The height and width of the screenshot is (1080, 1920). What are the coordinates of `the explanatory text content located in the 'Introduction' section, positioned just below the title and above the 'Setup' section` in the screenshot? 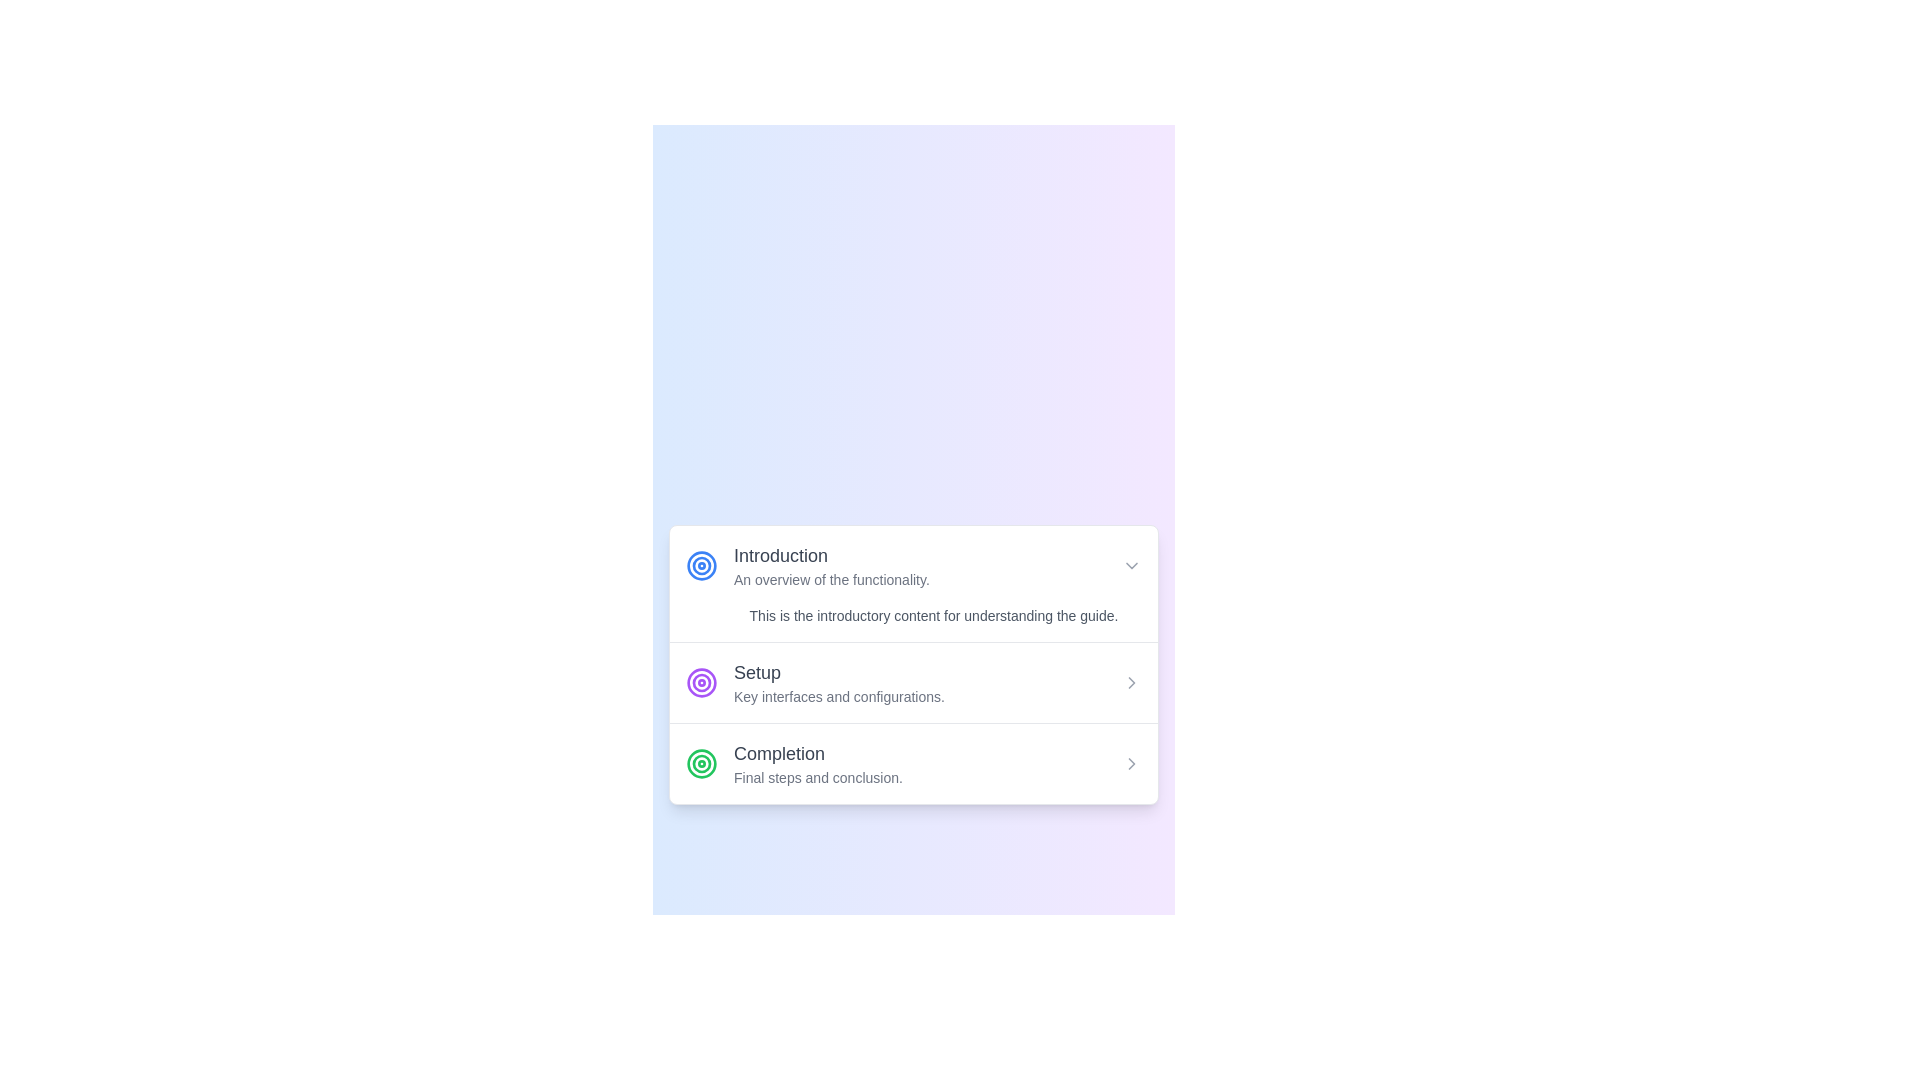 It's located at (912, 615).